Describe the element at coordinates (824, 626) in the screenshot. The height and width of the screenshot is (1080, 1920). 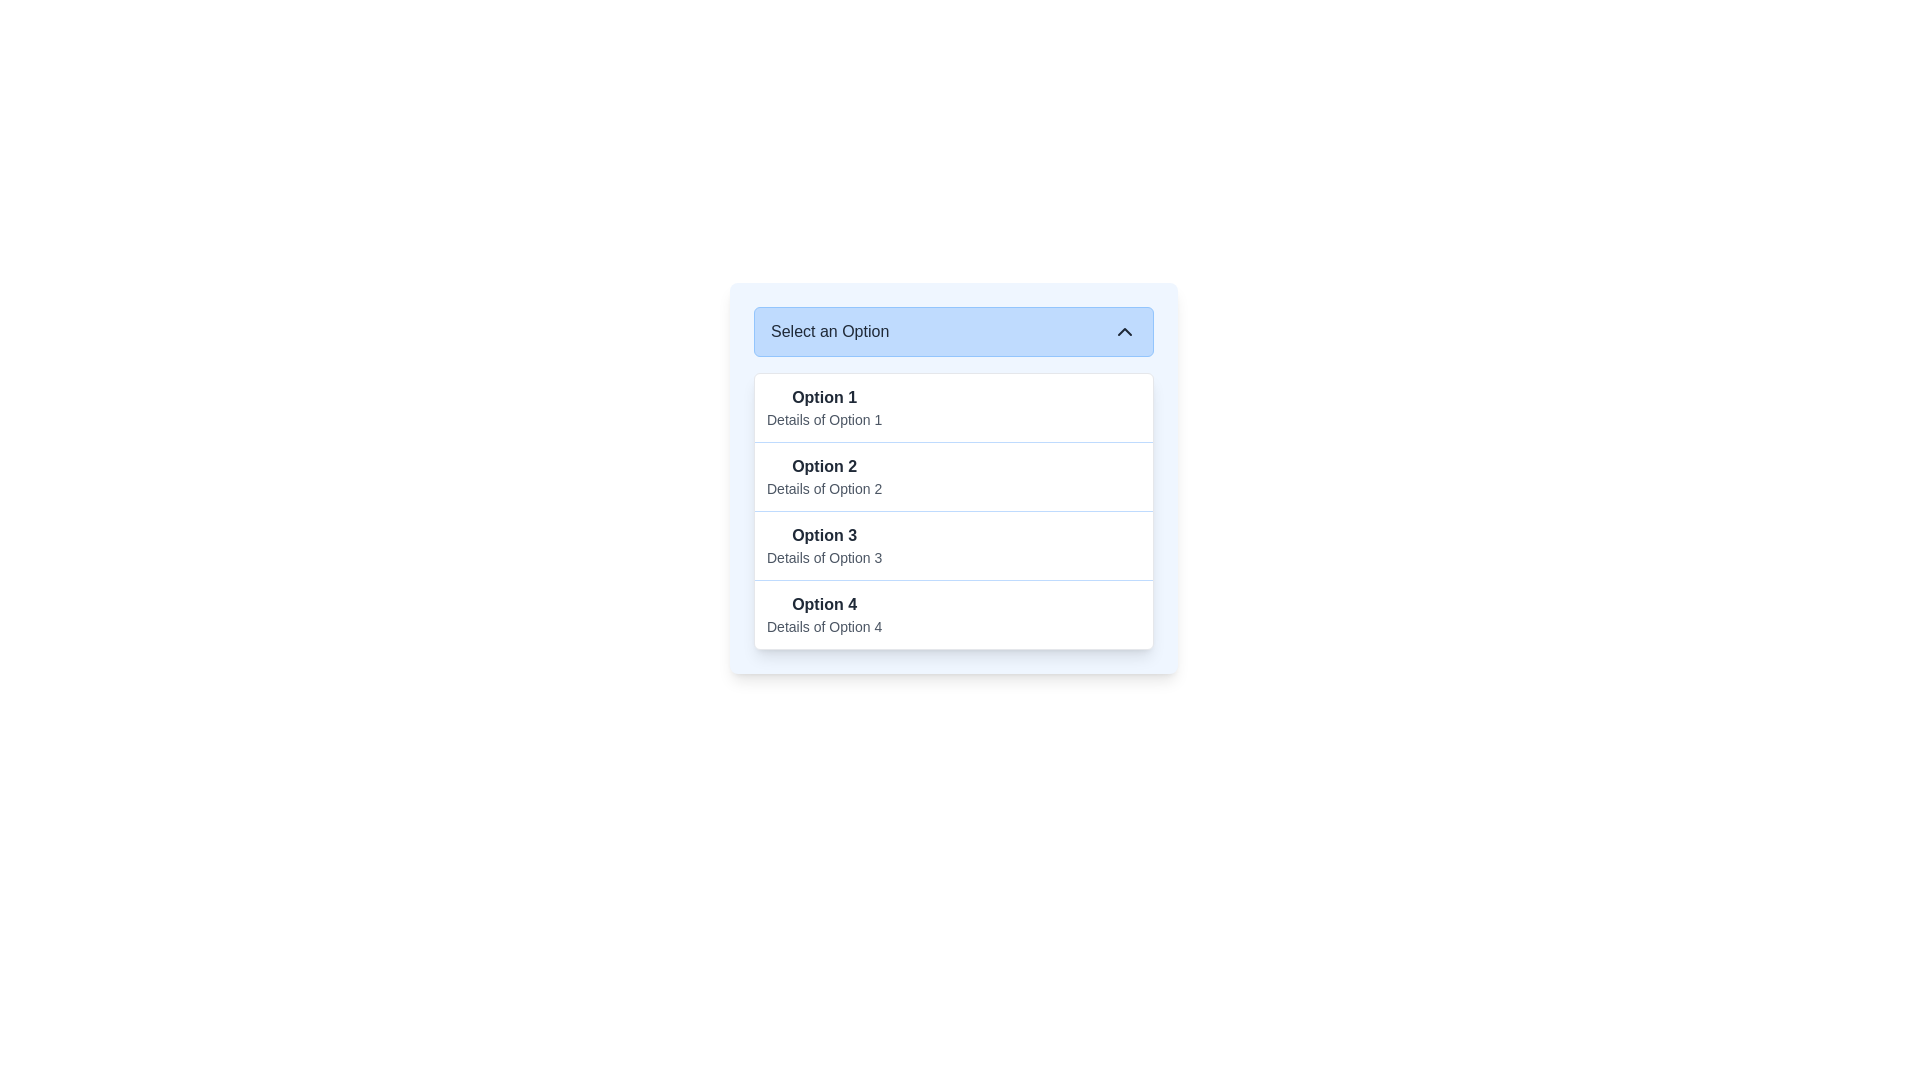
I see `the non-interactive text label providing additional information for 'Option 4' located in the dropdown menu` at that location.